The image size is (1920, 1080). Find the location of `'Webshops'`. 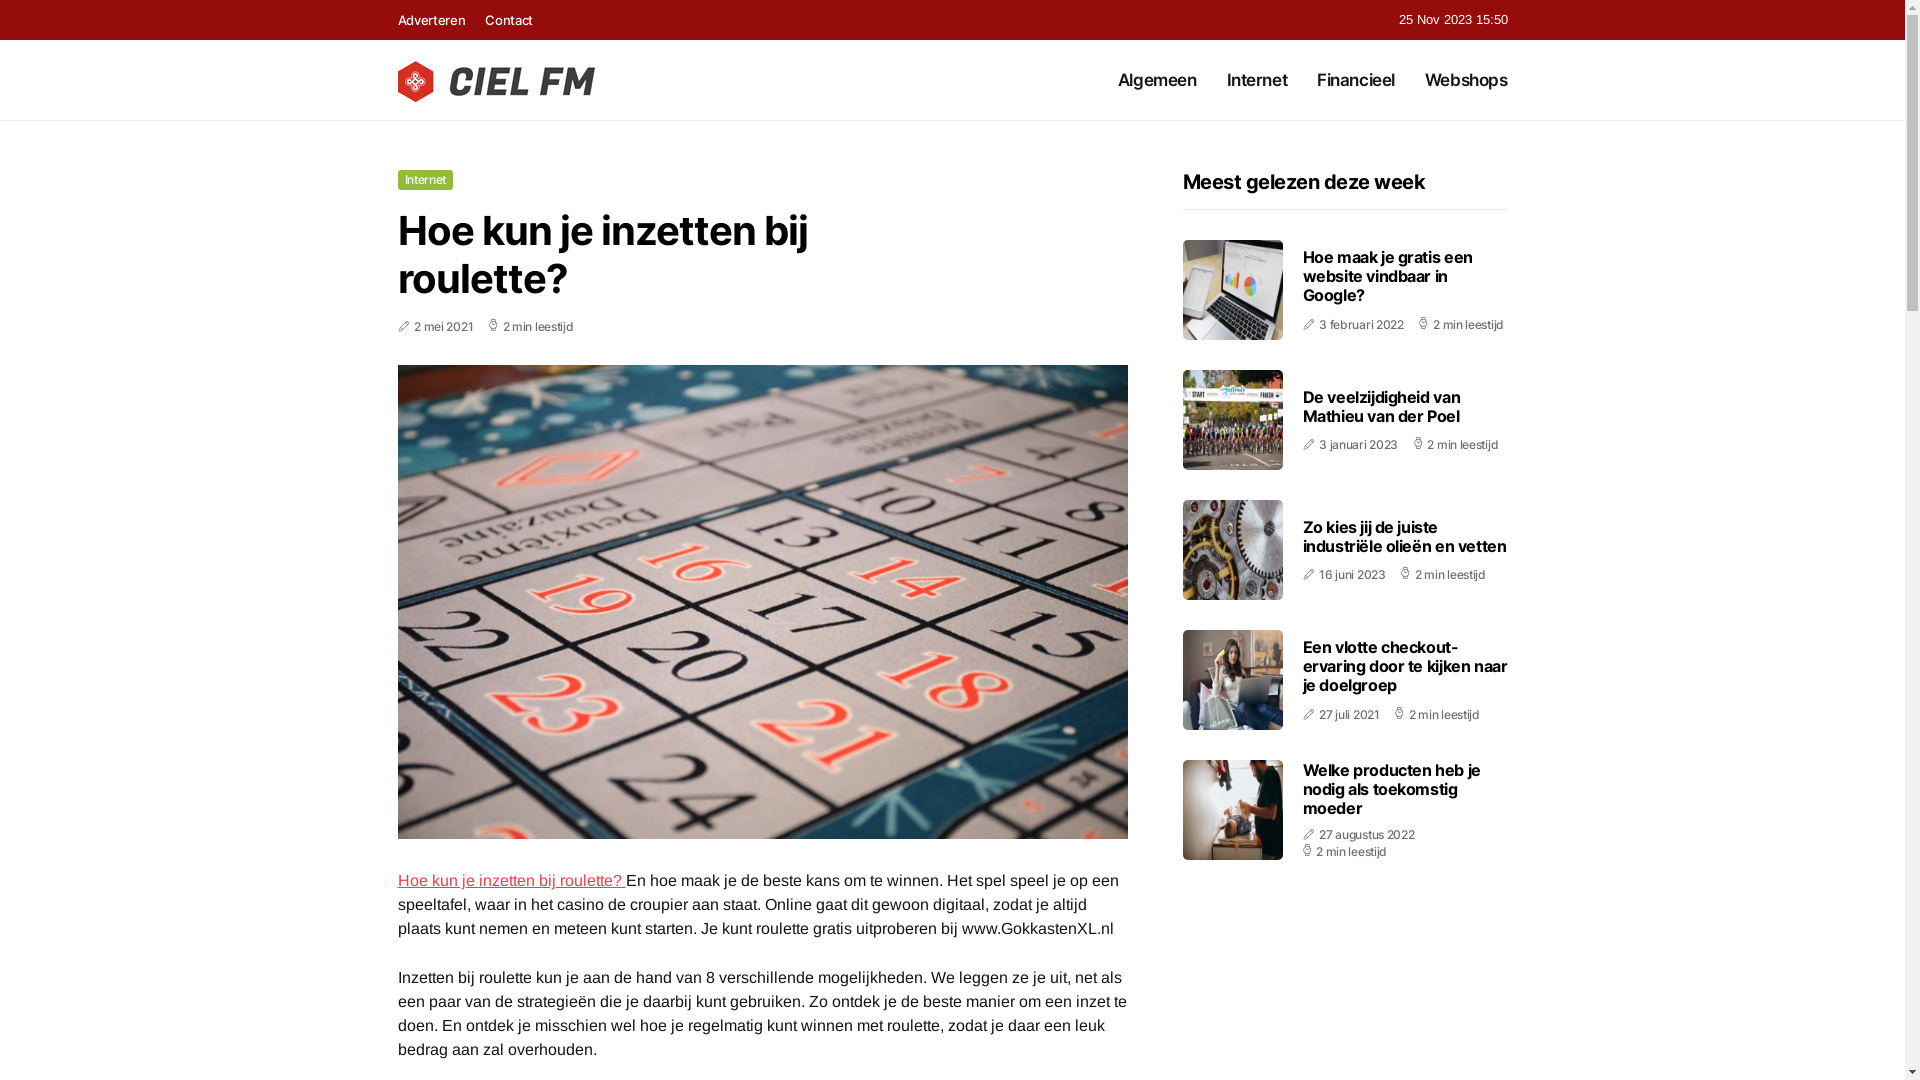

'Webshops' is located at coordinates (1466, 79).